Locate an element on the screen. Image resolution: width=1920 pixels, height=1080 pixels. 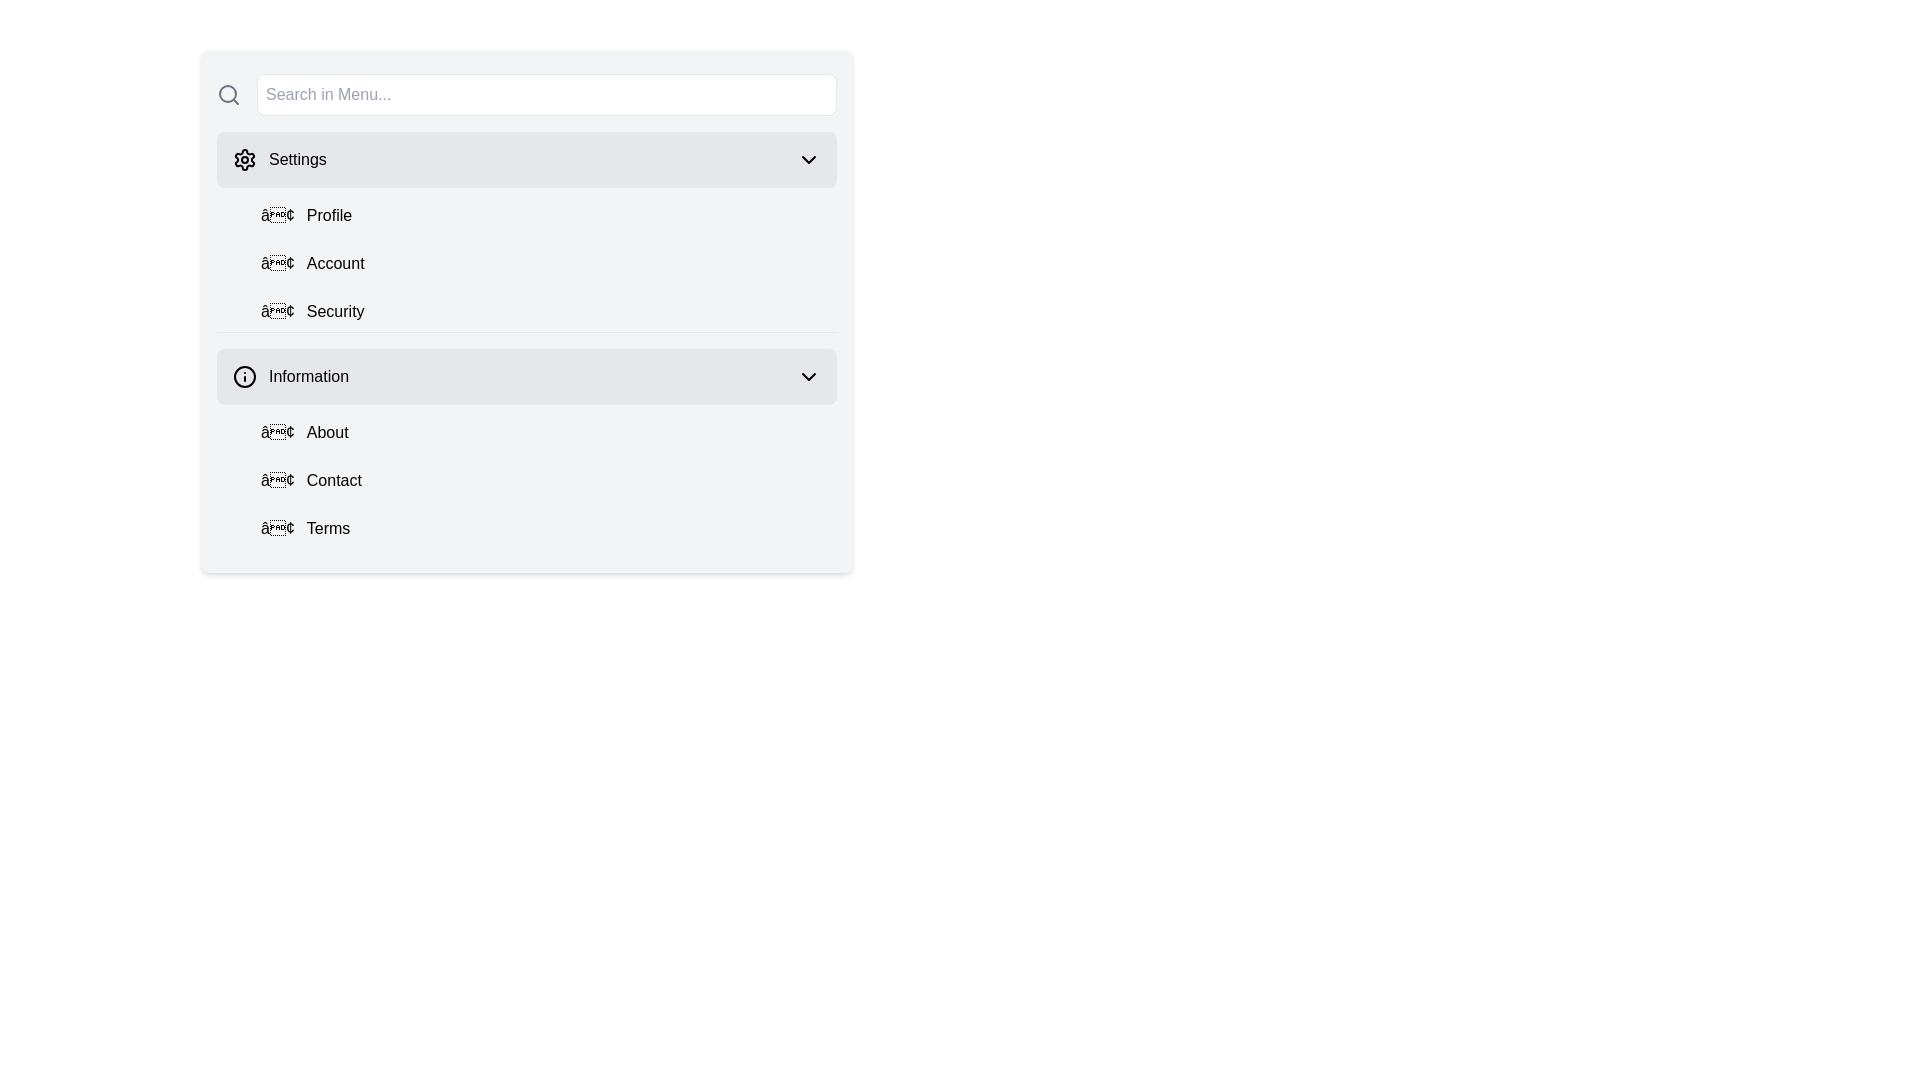
the visual marker for the menu item 'Security' which serves as a stylistic indicator, positioned slightly left of the 'Security' label is located at coordinates (276, 312).